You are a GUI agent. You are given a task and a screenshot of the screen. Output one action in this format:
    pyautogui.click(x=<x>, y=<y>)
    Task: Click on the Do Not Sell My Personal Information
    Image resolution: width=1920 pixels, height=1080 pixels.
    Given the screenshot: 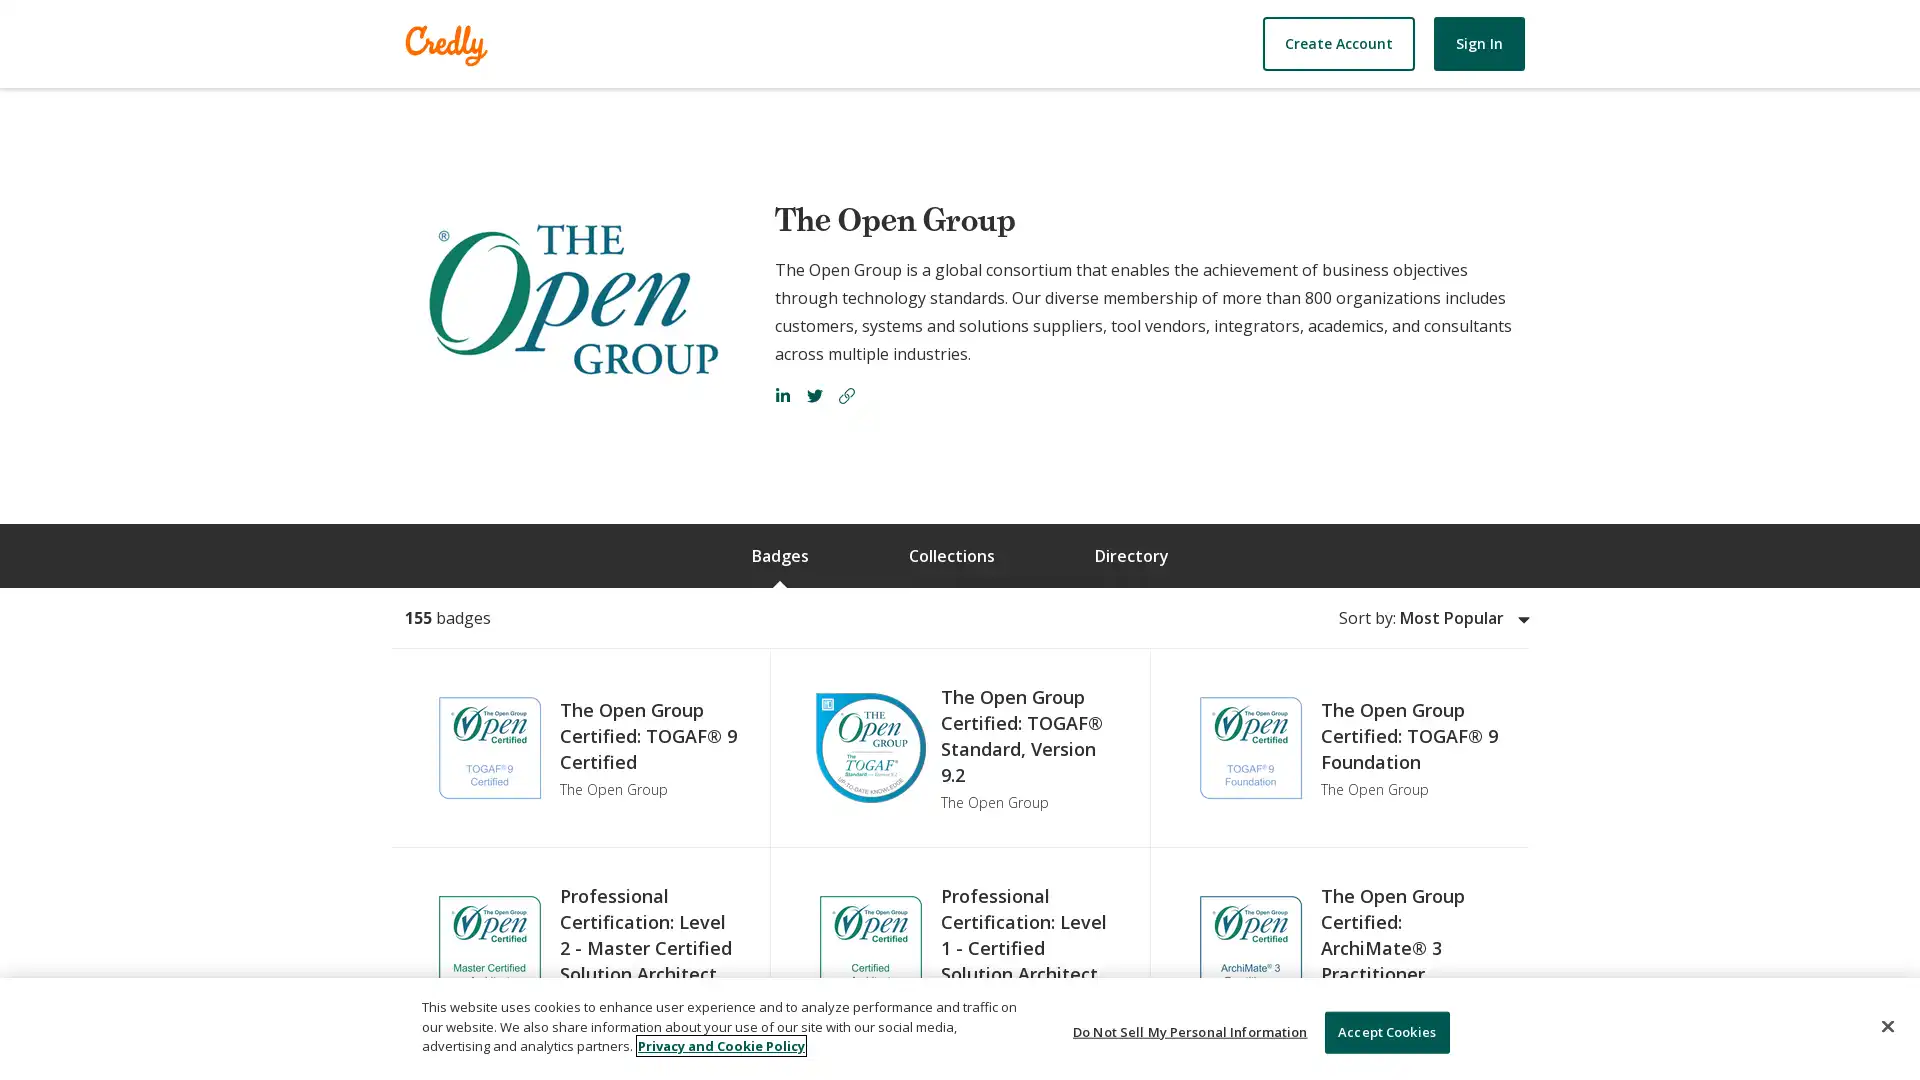 What is the action you would take?
    pyautogui.click(x=1190, y=1032)
    